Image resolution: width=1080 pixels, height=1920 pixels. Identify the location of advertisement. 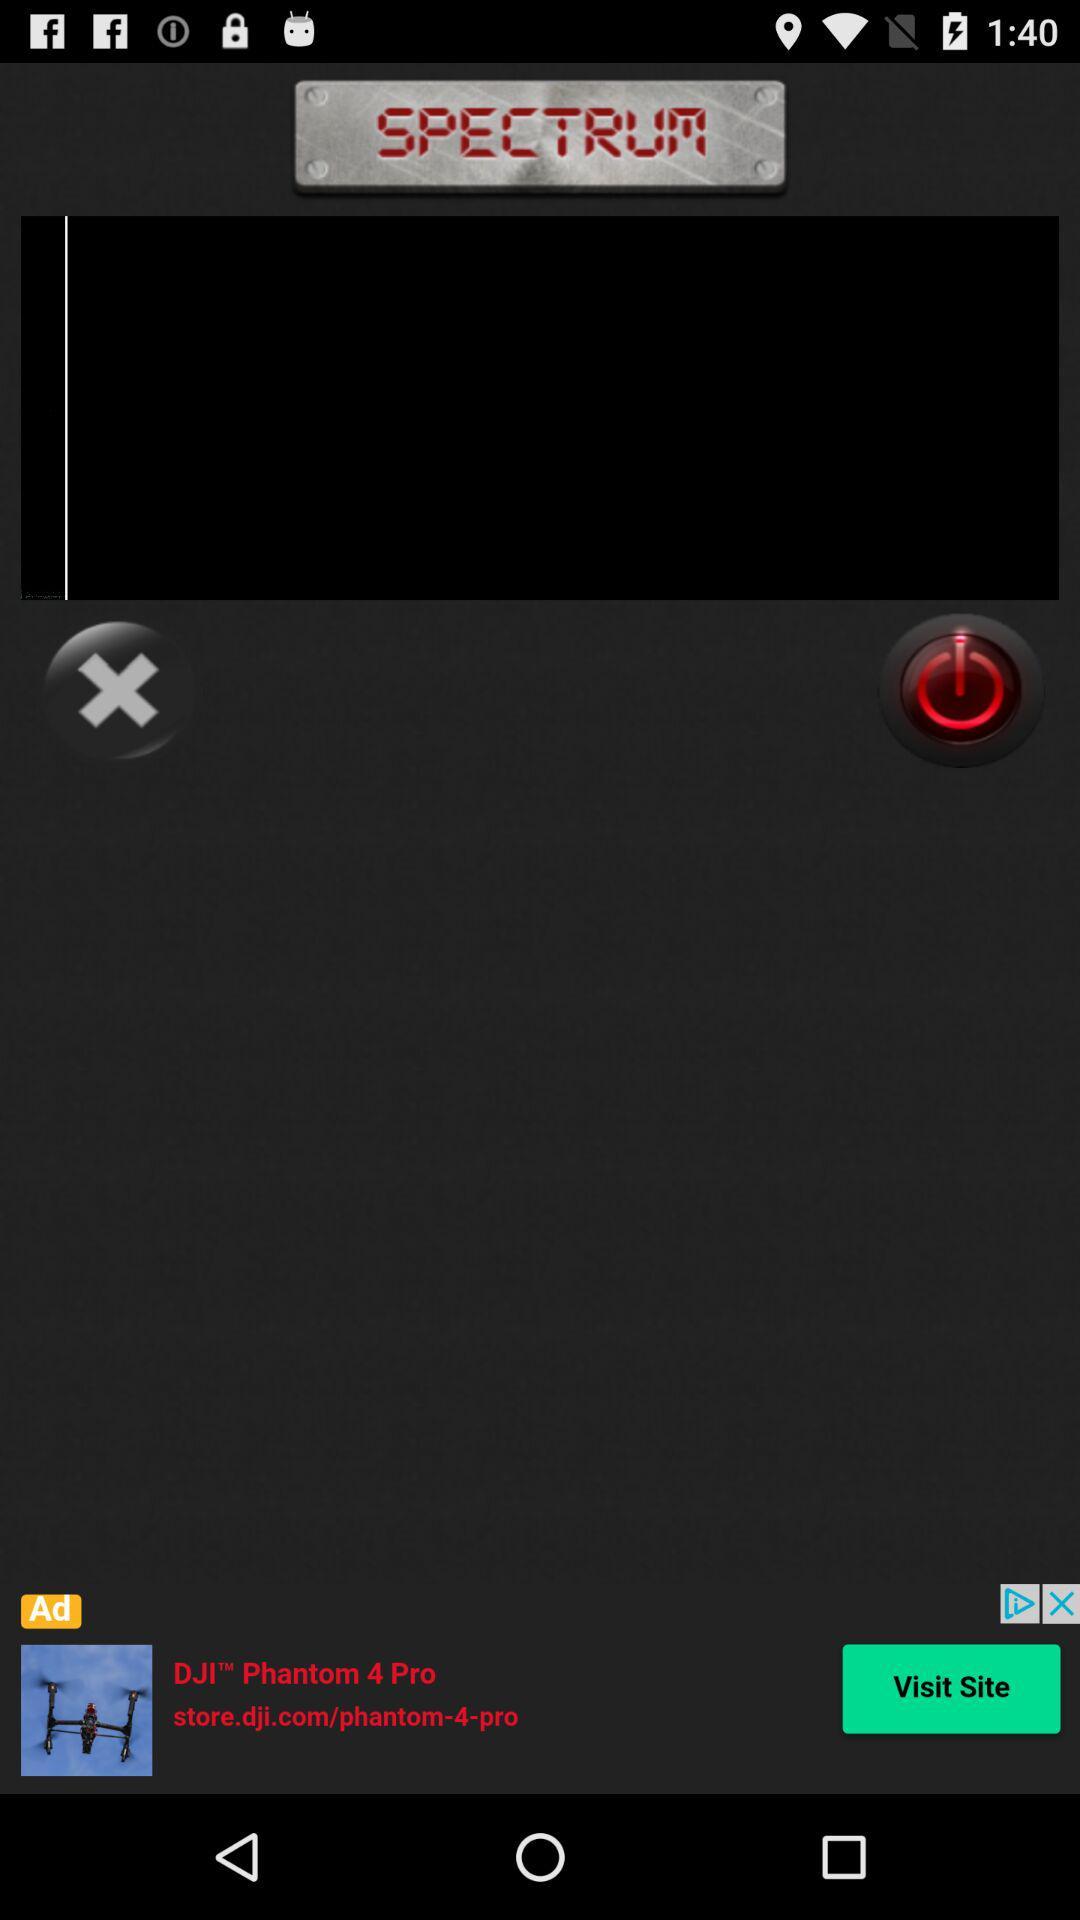
(540, 1688).